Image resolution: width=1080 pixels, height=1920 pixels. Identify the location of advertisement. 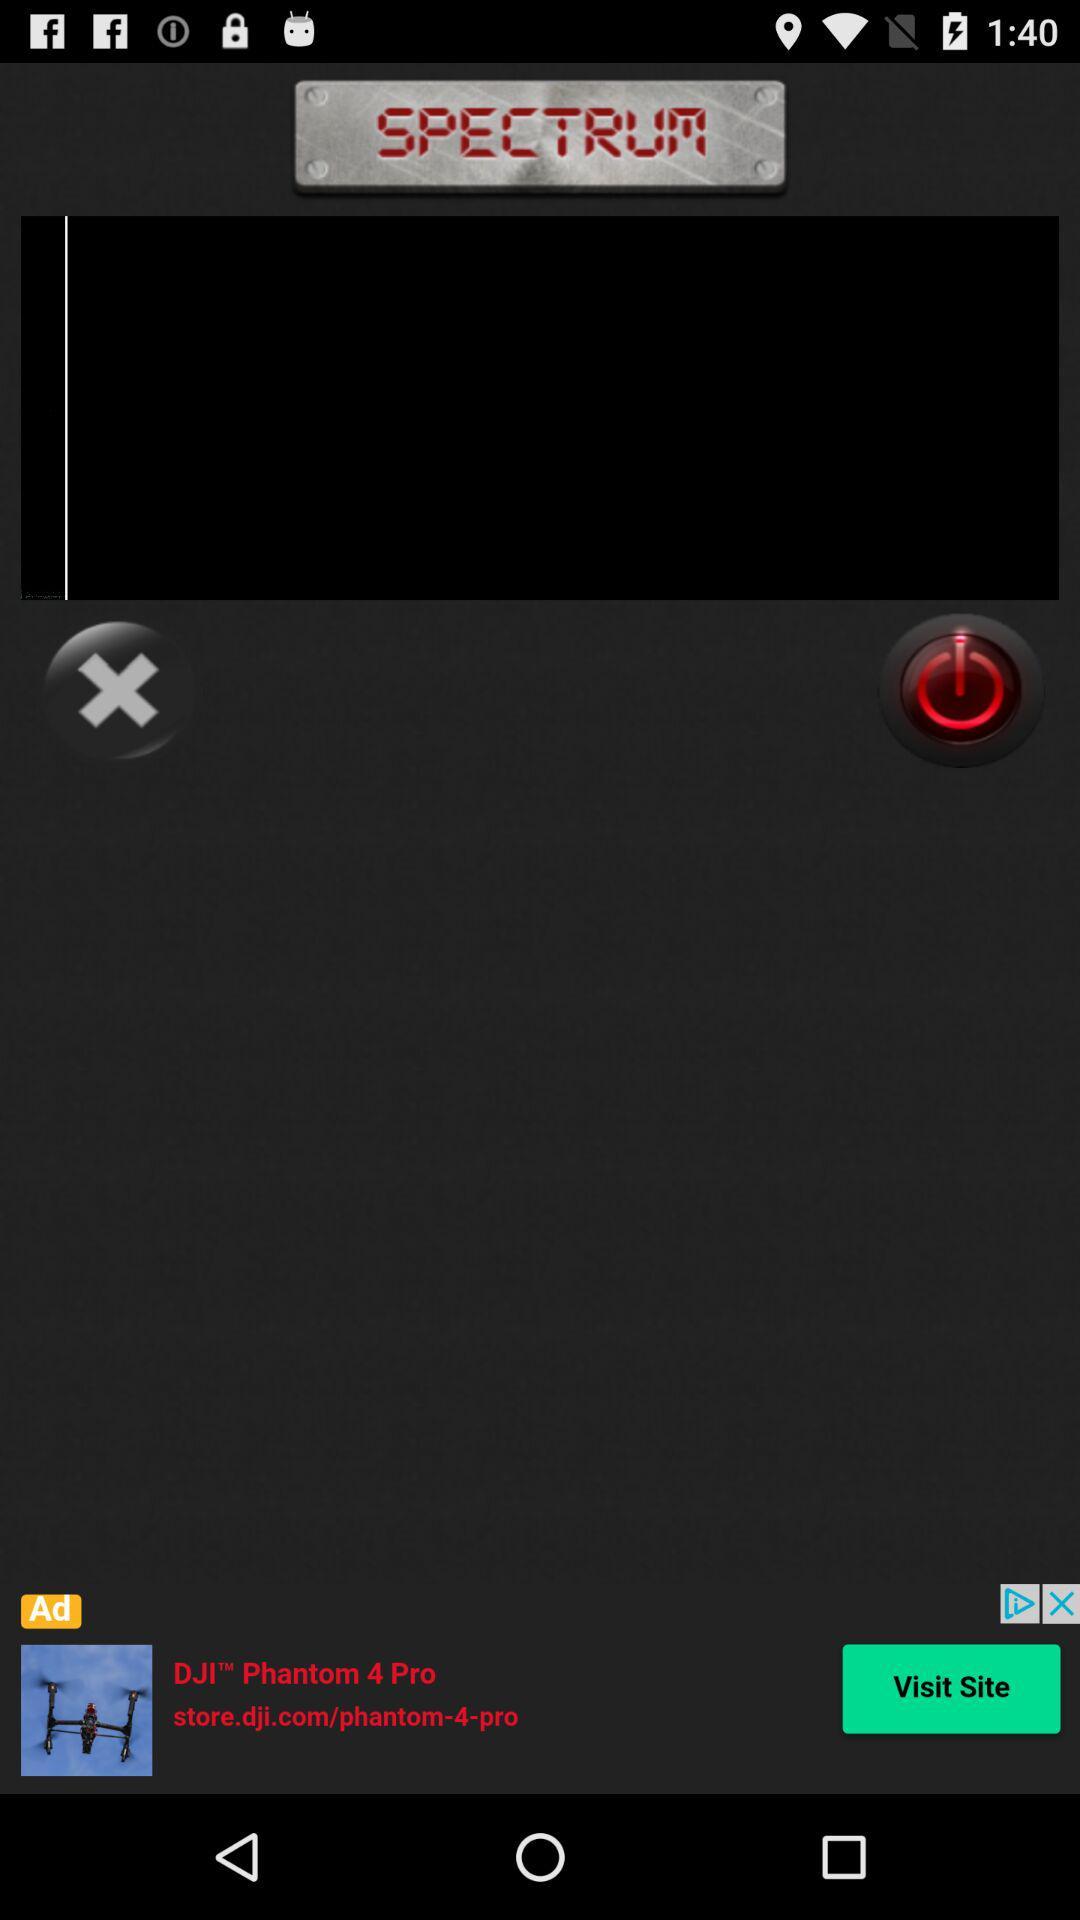
(540, 1688).